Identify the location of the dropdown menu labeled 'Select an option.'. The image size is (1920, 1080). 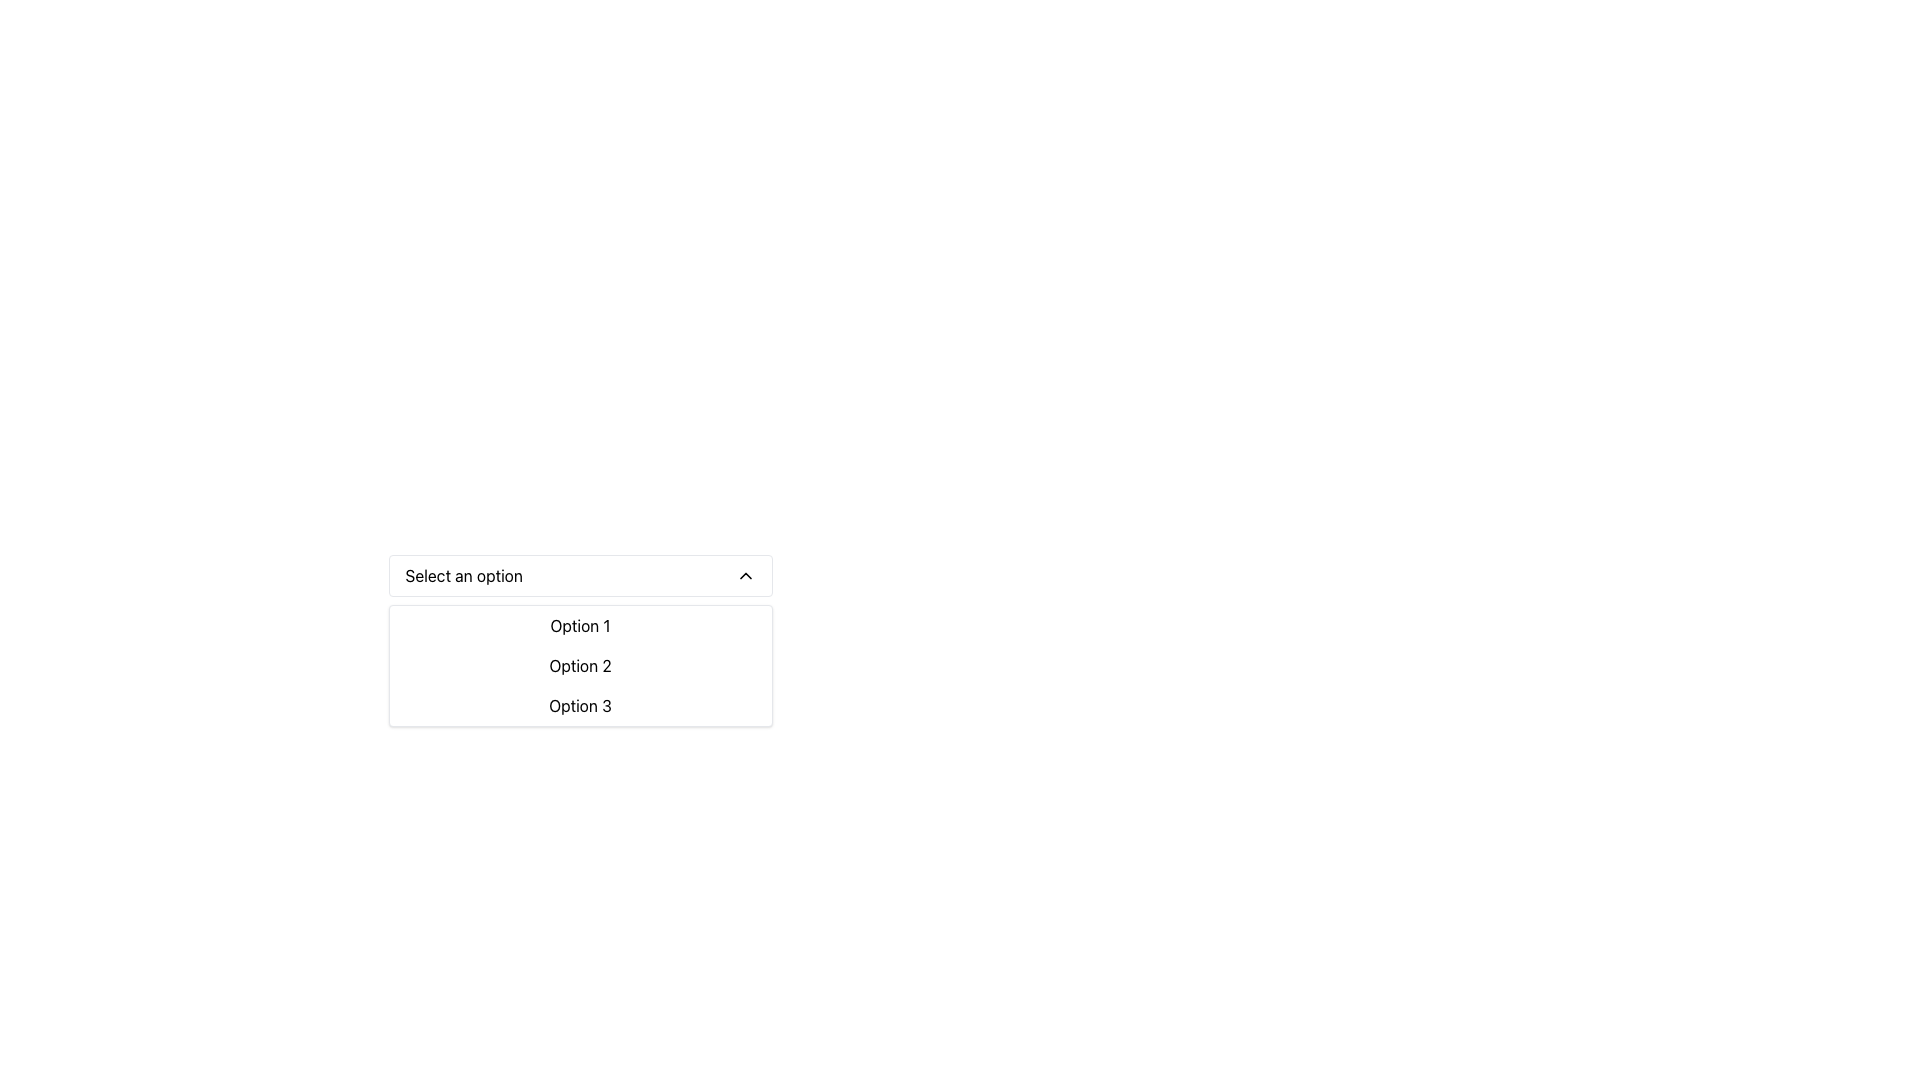
(579, 575).